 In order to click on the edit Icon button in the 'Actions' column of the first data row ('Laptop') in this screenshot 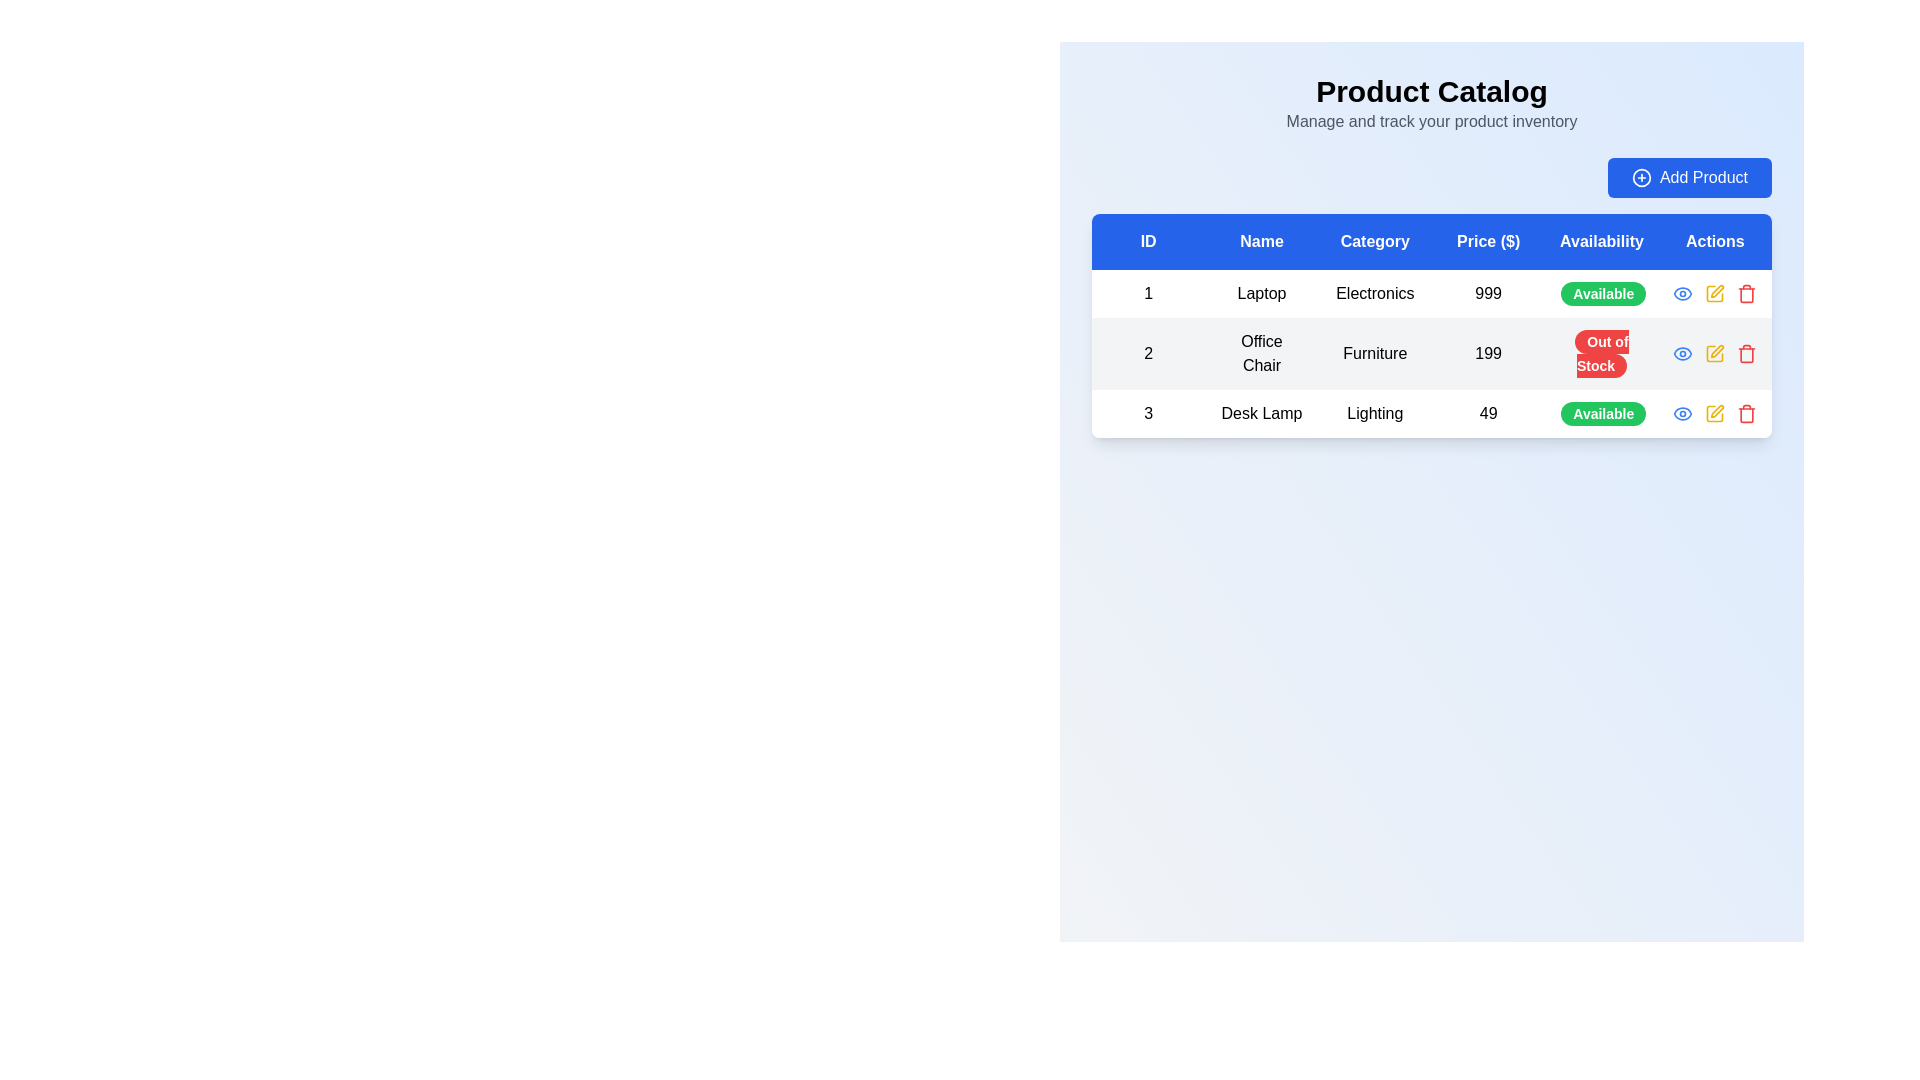, I will do `click(1714, 293)`.